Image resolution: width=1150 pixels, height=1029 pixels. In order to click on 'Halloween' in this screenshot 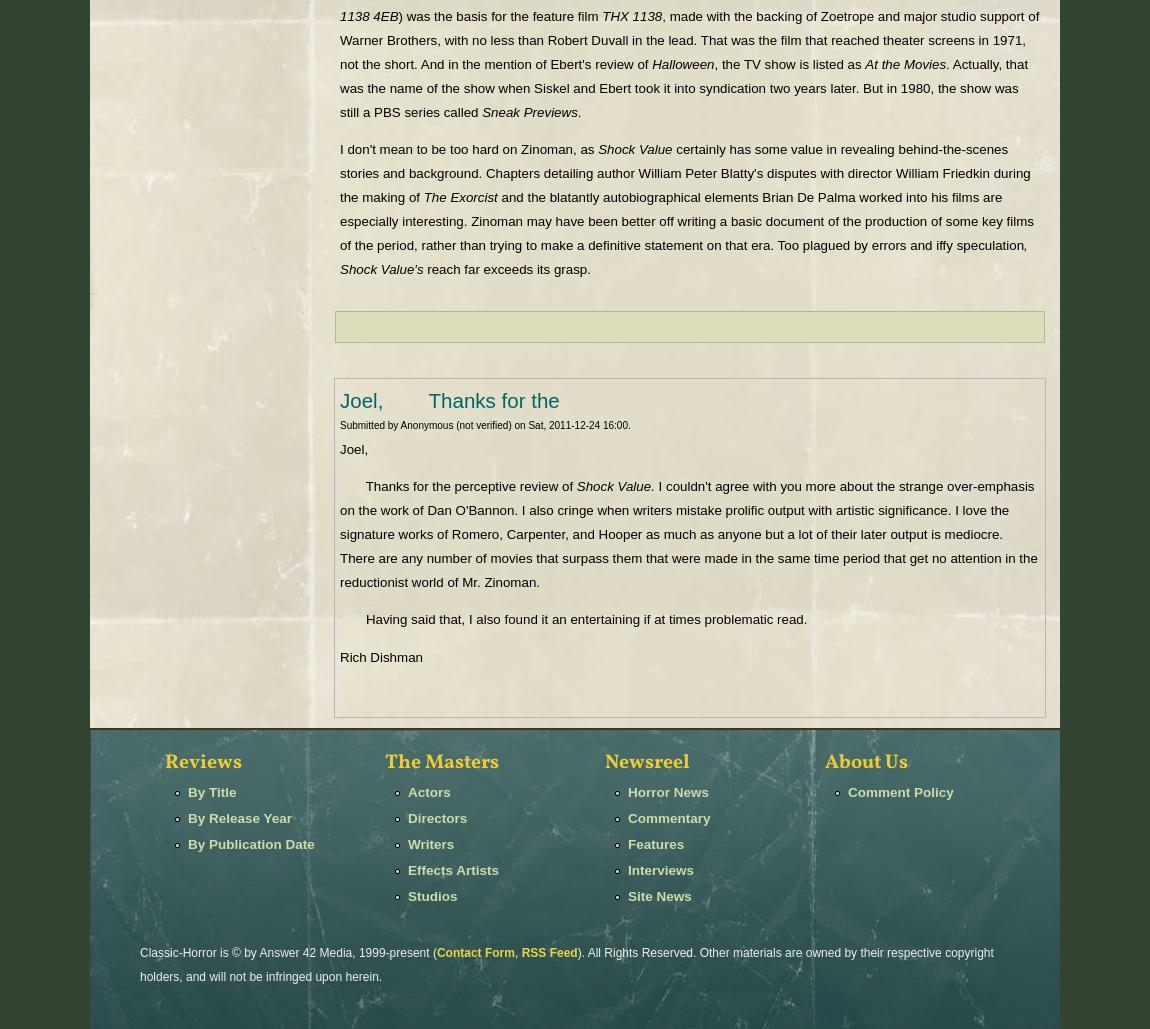, I will do `click(681, 64)`.